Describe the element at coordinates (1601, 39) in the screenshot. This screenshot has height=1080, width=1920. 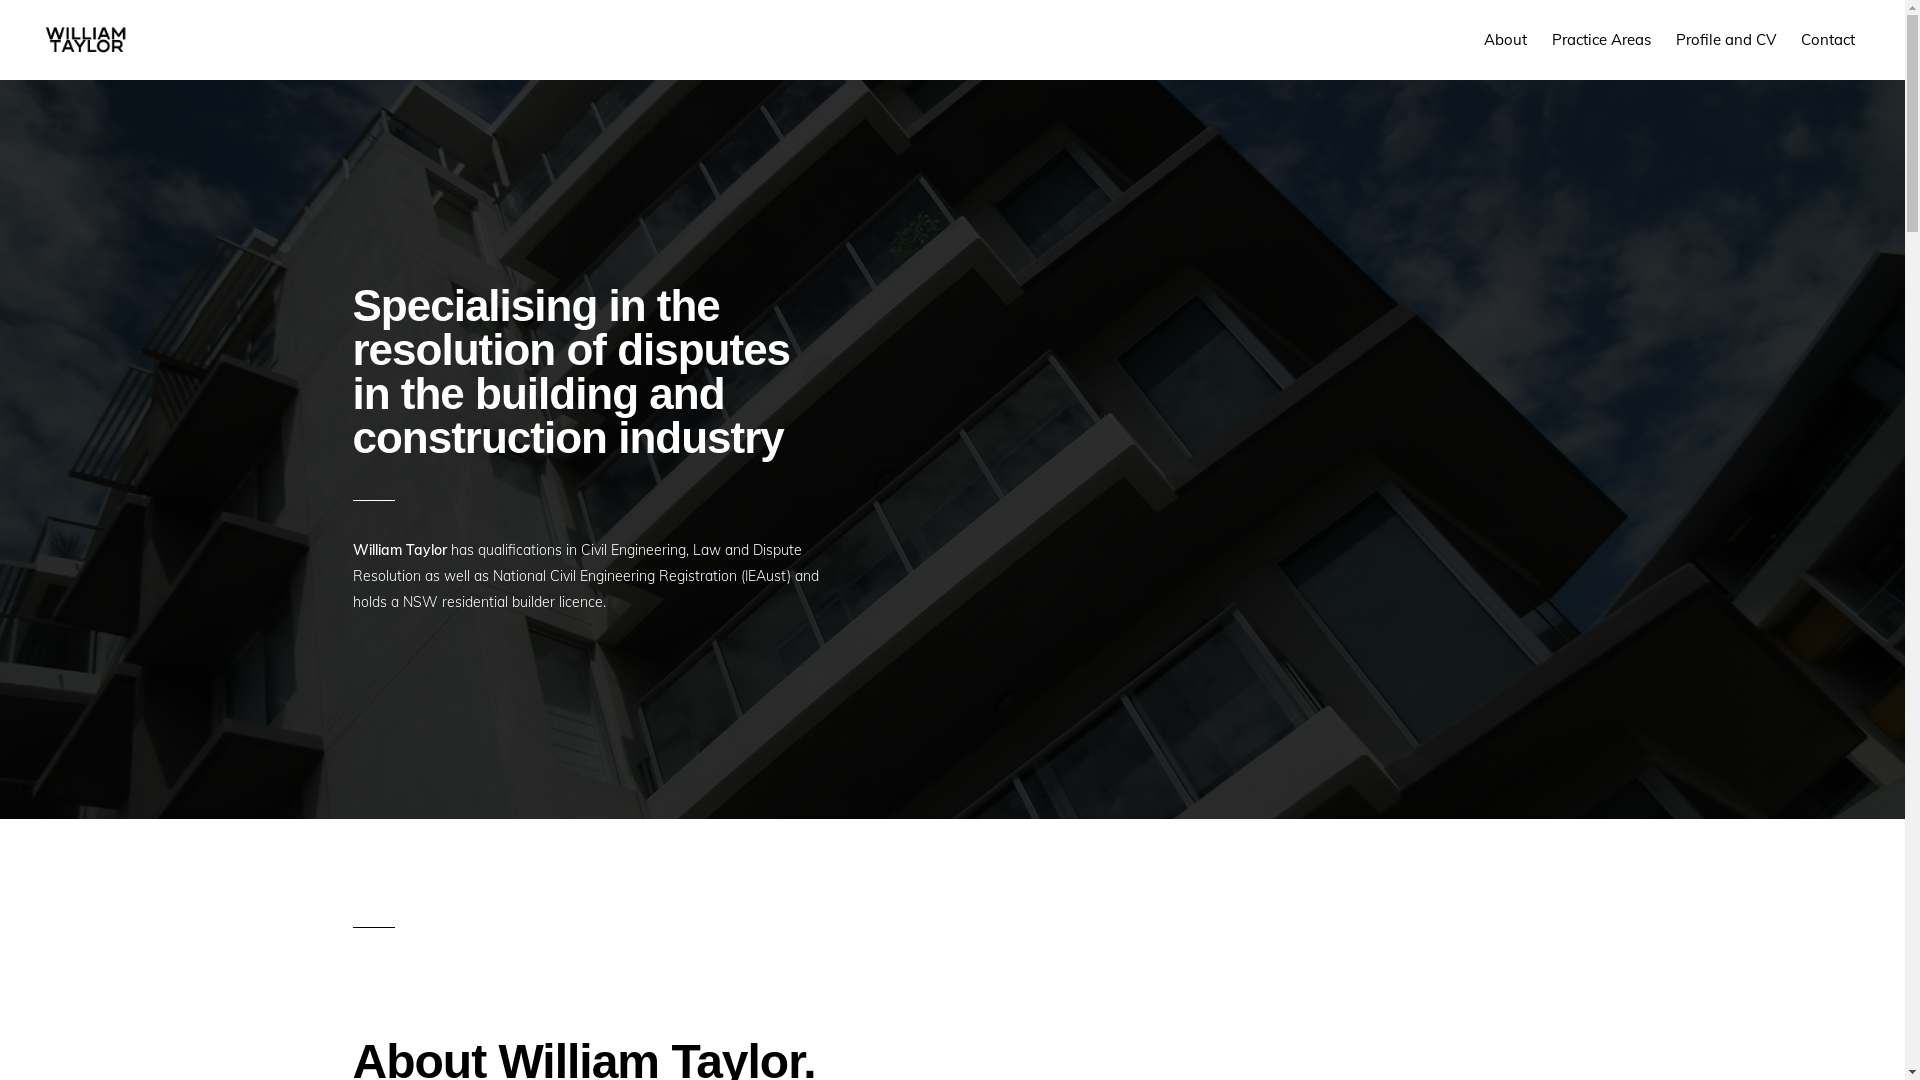
I see `'Practice Areas'` at that location.